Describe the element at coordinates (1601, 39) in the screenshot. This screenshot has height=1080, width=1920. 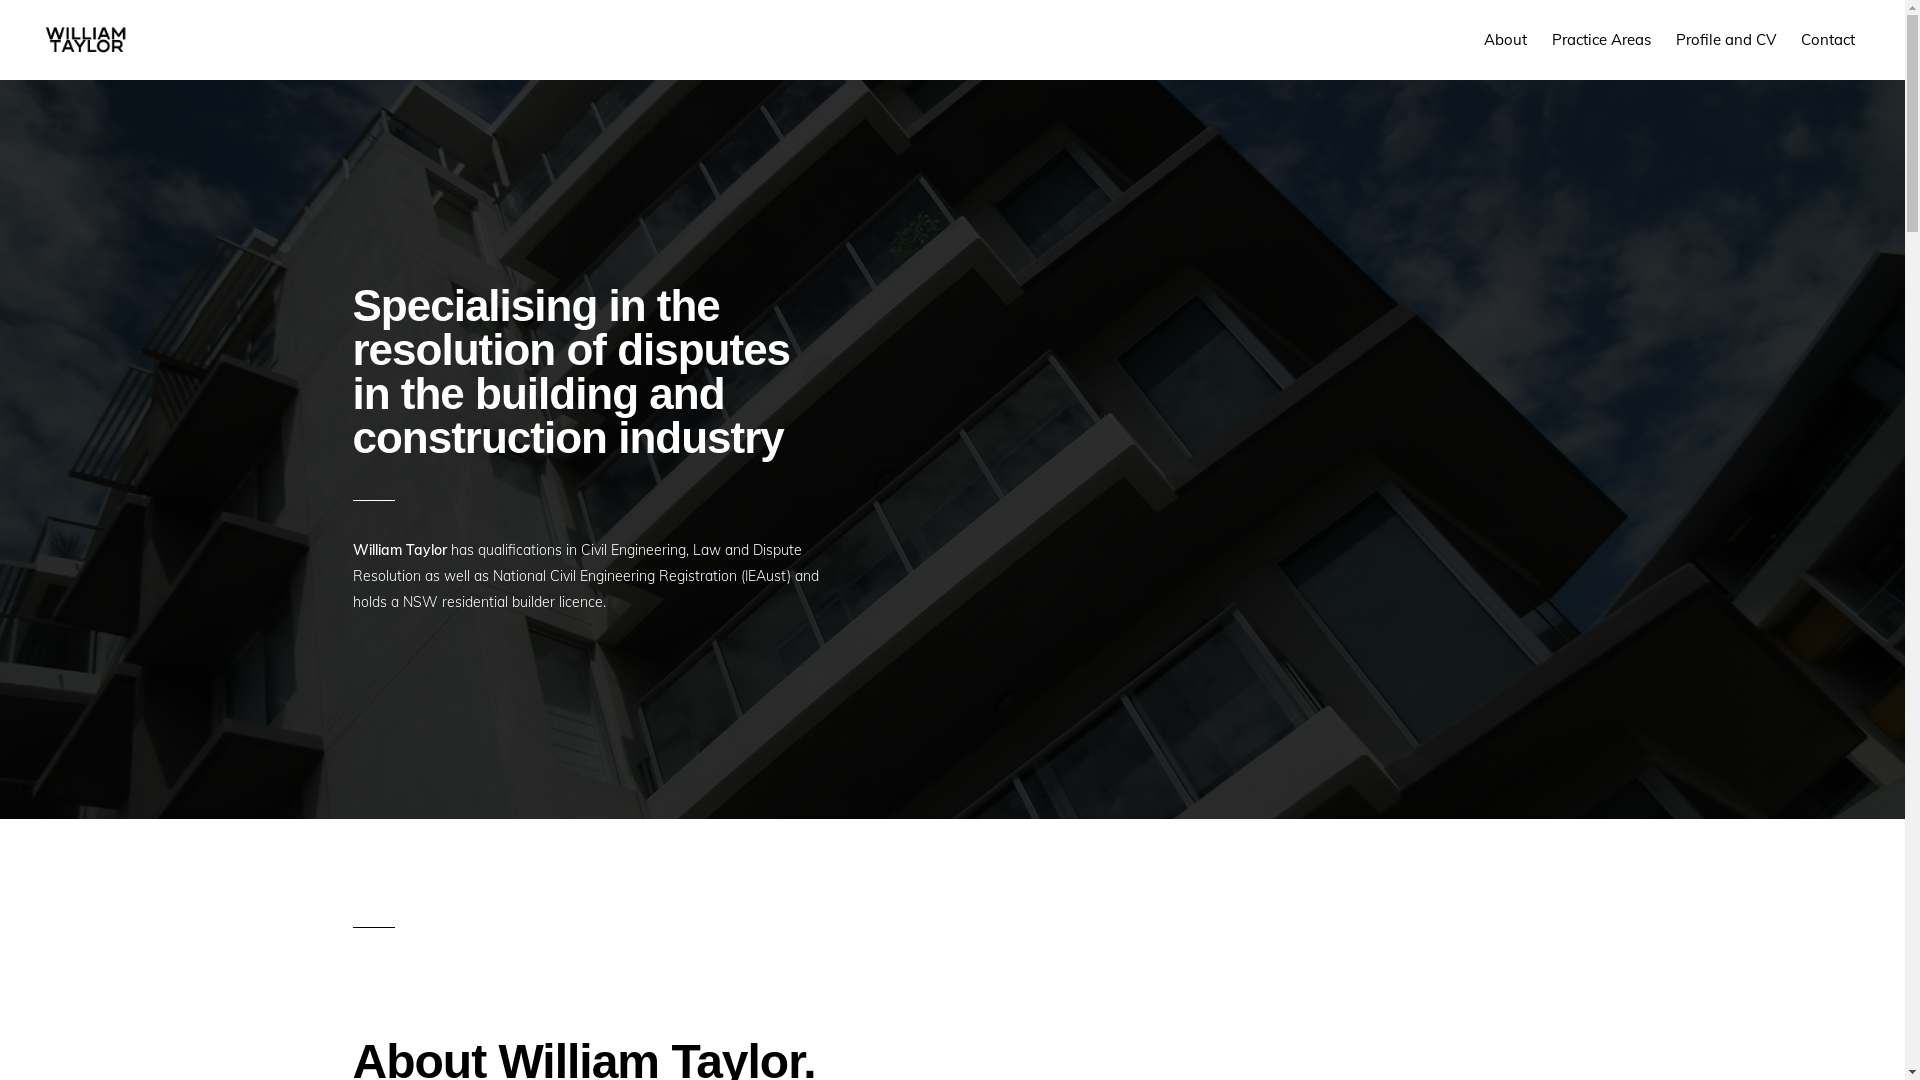
I see `'Practice Areas'` at that location.